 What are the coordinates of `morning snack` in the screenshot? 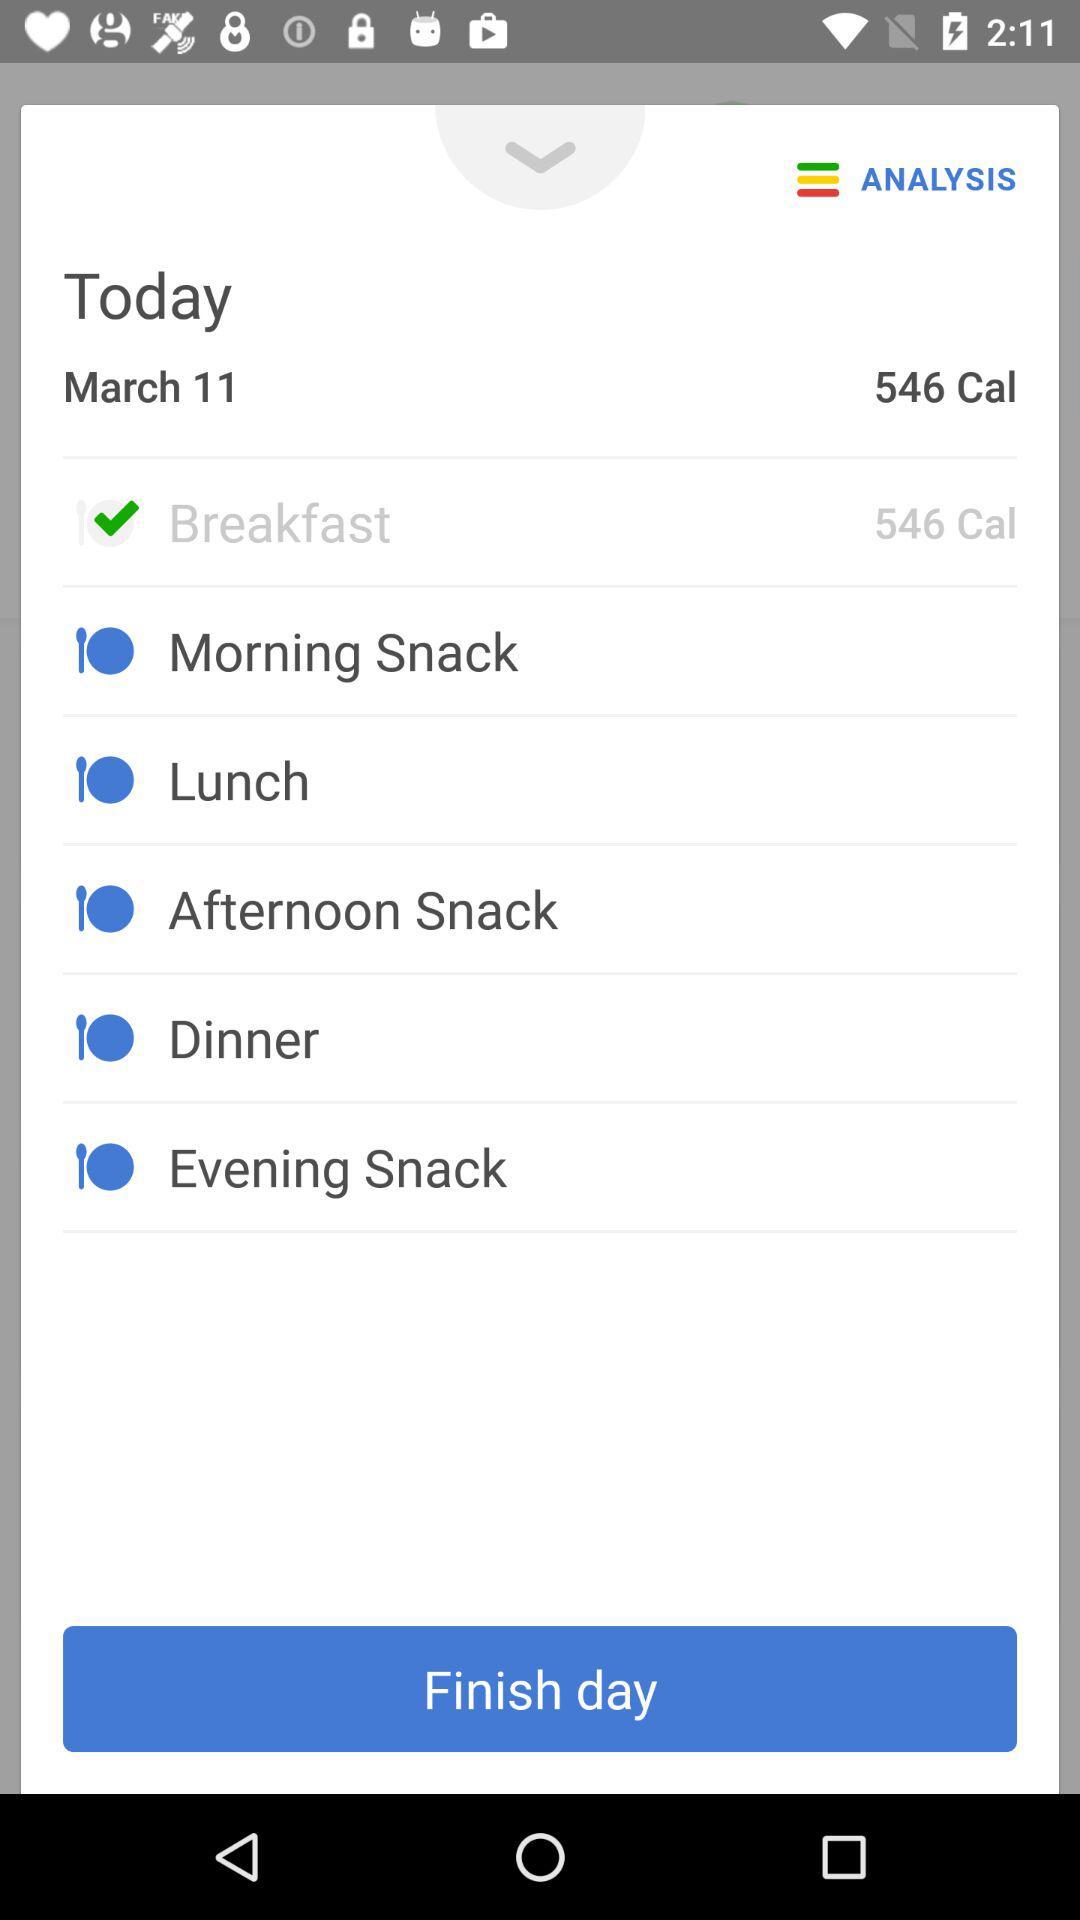 It's located at (591, 650).